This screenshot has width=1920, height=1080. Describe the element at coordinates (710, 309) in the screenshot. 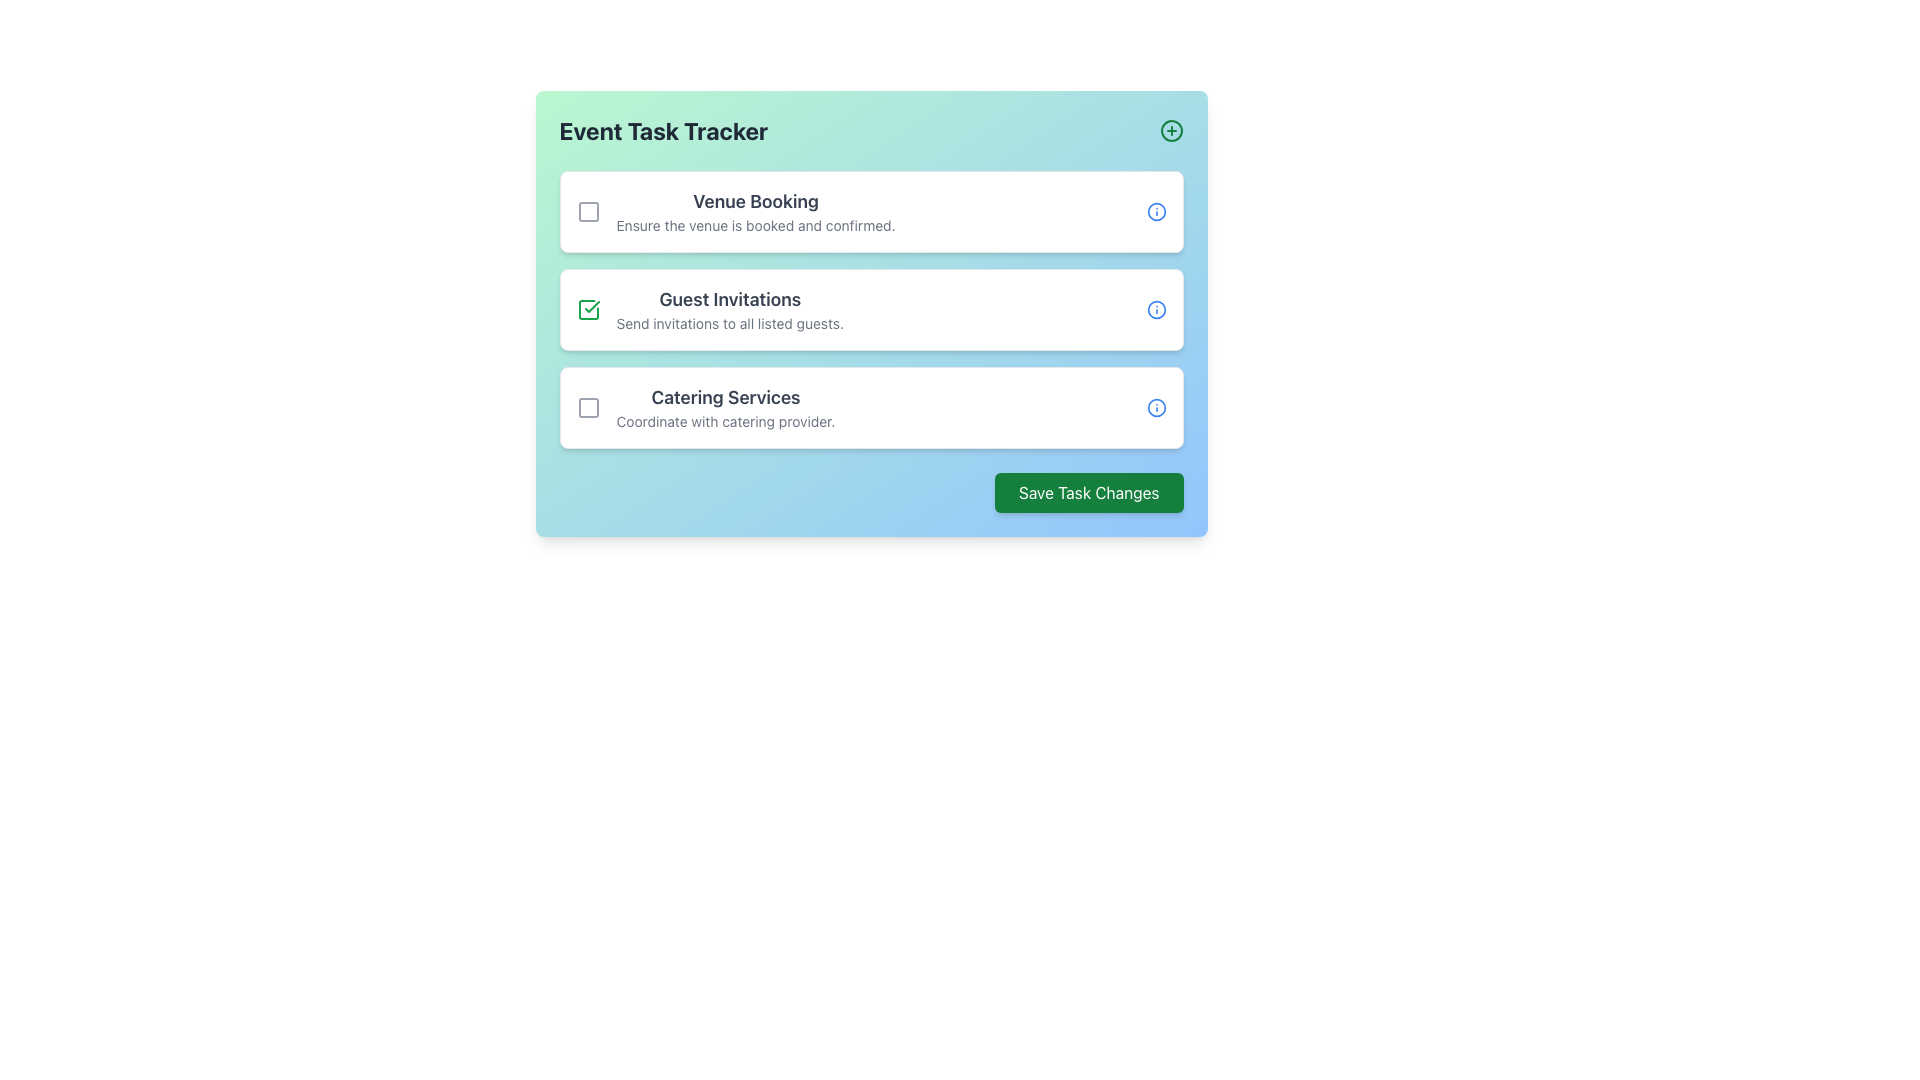

I see `the 'Guest Invitations' text label within the second task card` at that location.